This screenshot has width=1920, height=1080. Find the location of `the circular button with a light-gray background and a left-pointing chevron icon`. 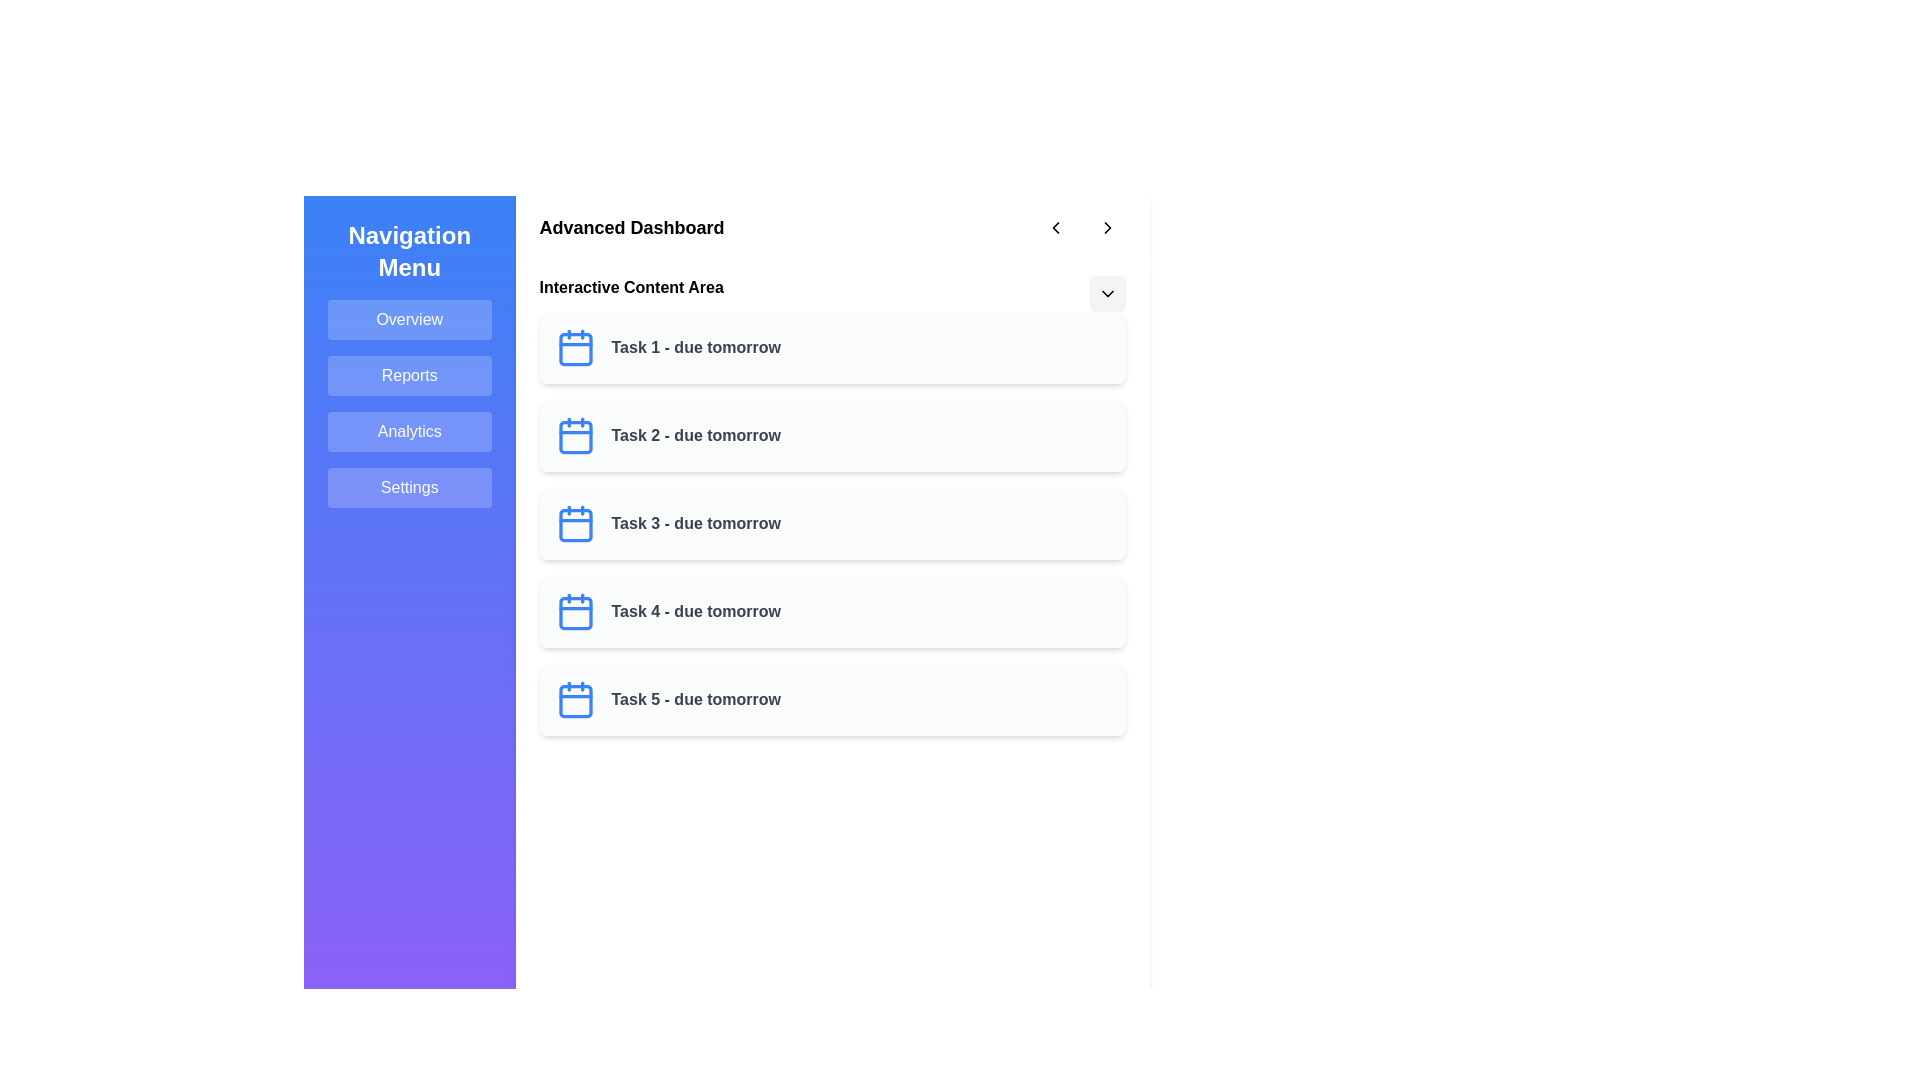

the circular button with a light-gray background and a left-pointing chevron icon is located at coordinates (1055, 226).